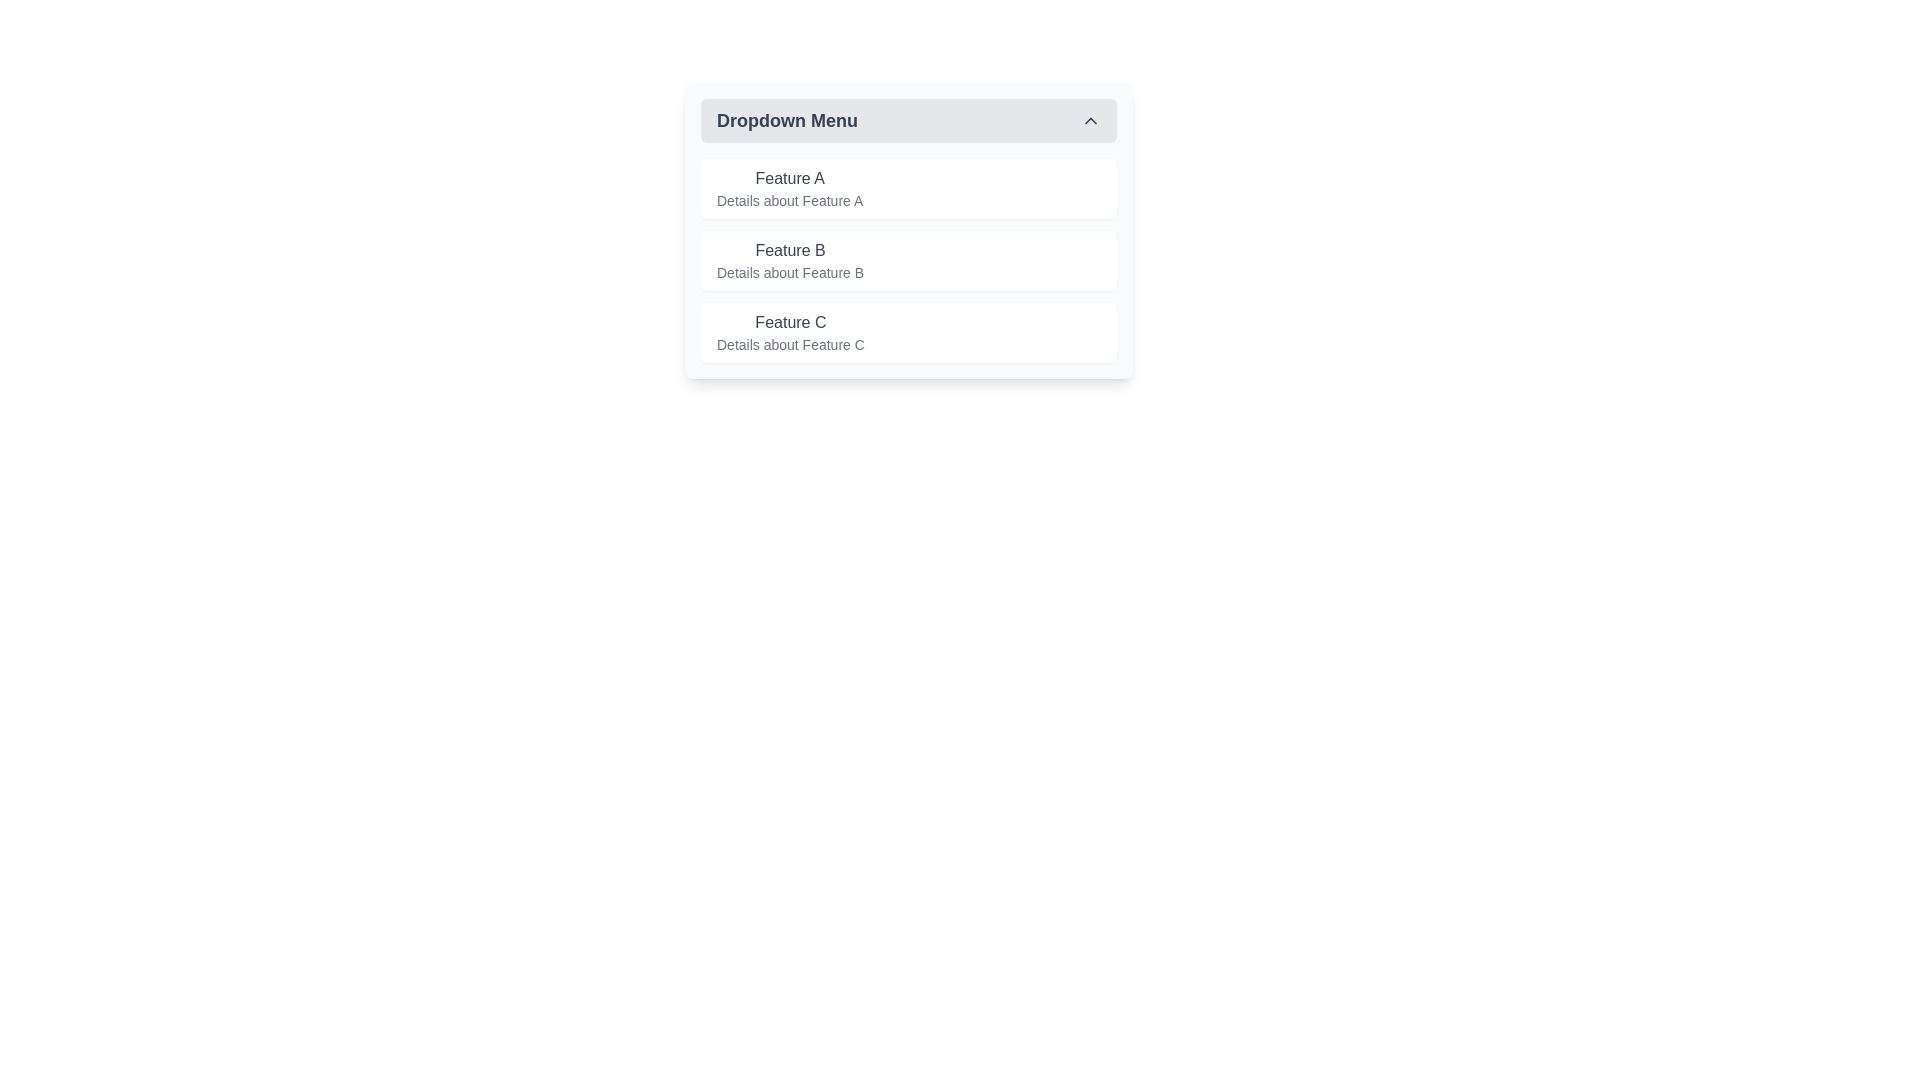  What do you see at coordinates (789, 322) in the screenshot?
I see `the text label that serves as the title for the third item in the dropdown menu, positioned above the 'Details about Feature C'` at bounding box center [789, 322].